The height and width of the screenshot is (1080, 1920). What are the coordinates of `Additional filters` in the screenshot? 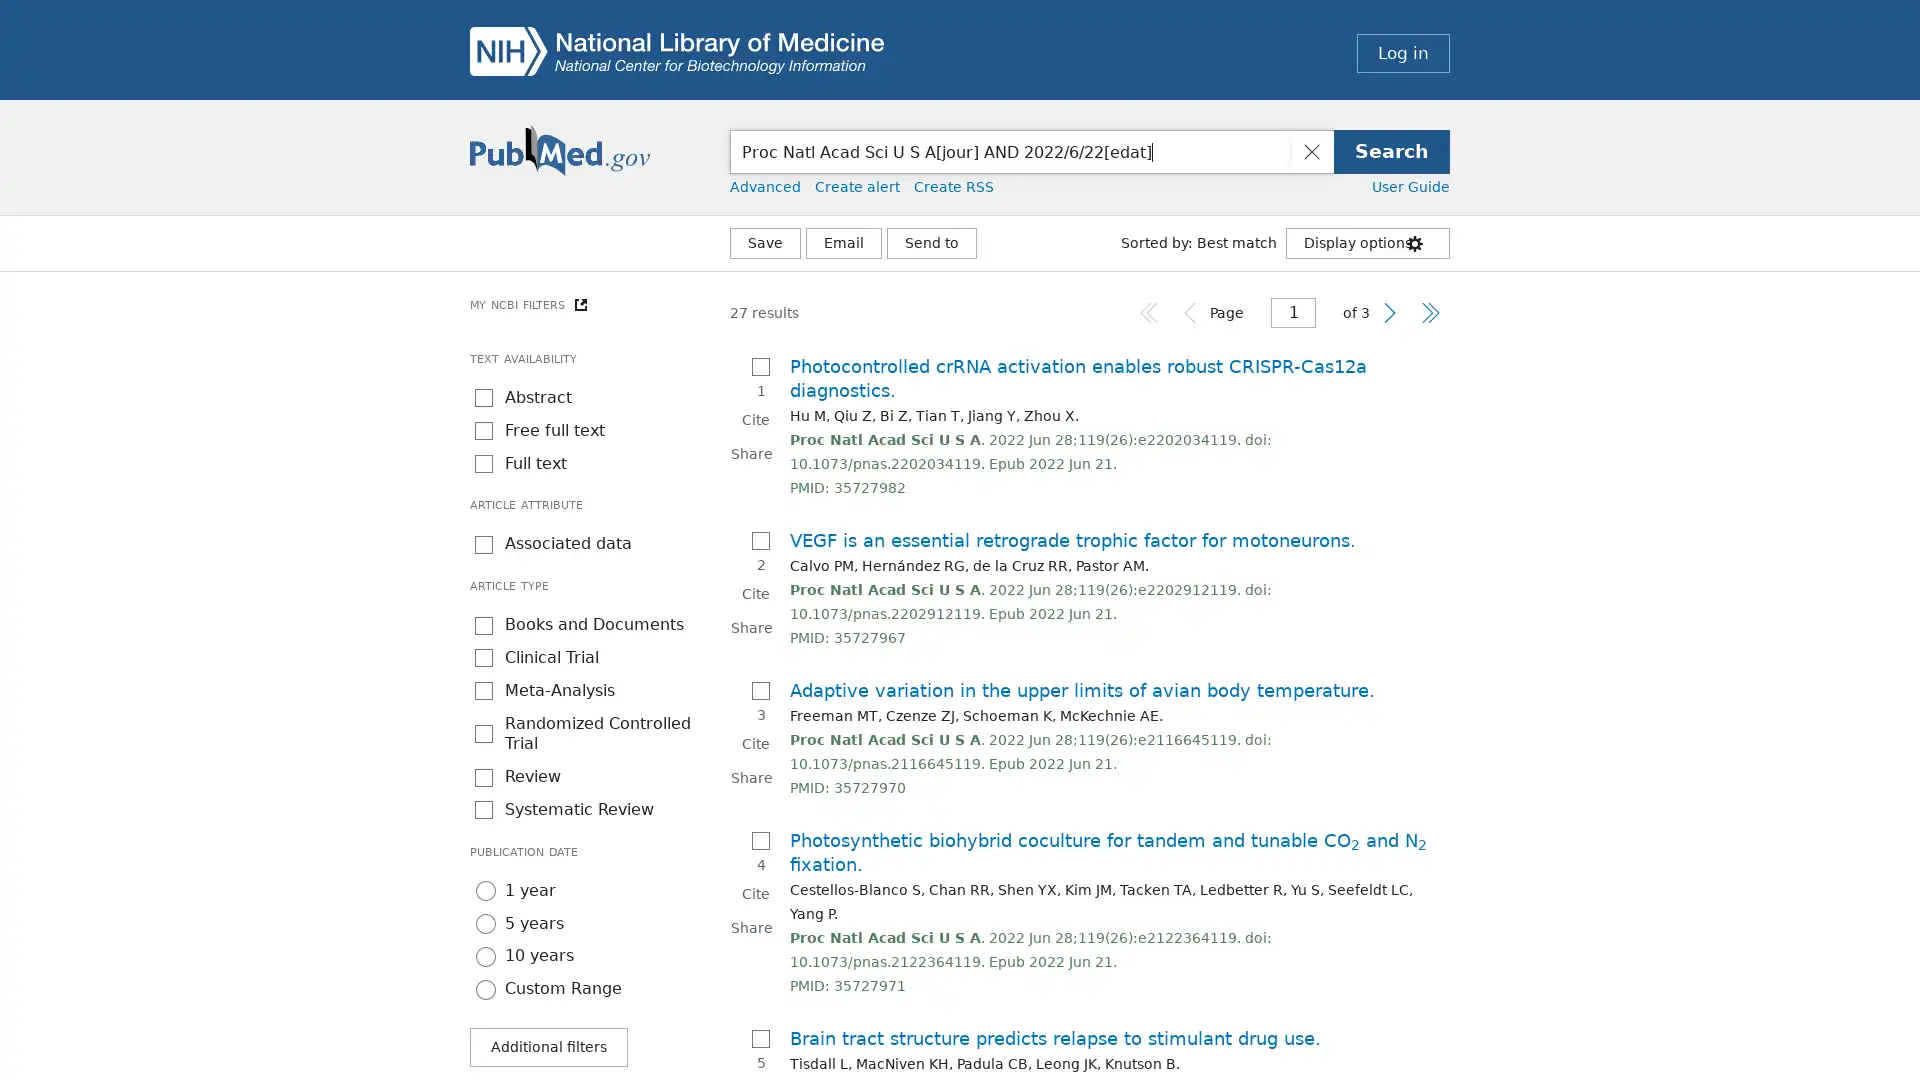 It's located at (548, 1045).